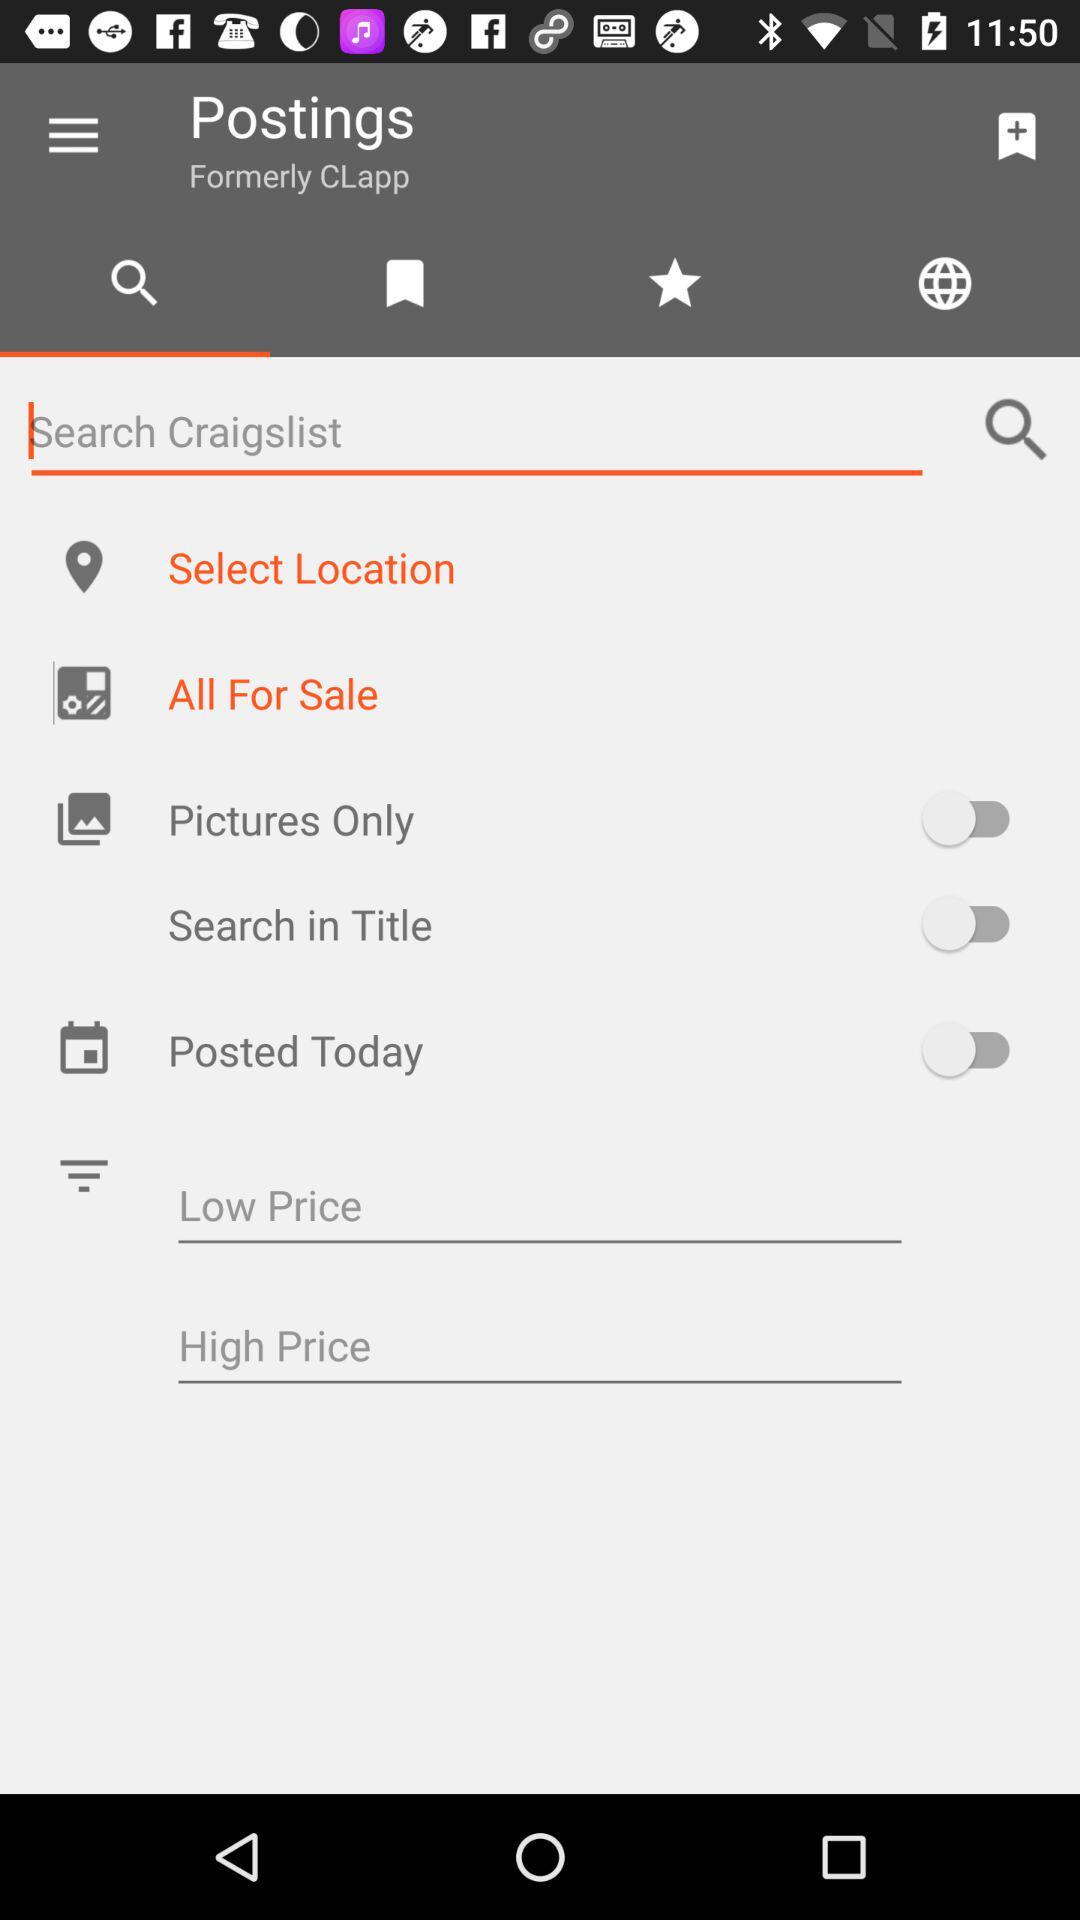 The width and height of the screenshot is (1080, 1920). Describe the element at coordinates (974, 818) in the screenshot. I see `pictures only` at that location.